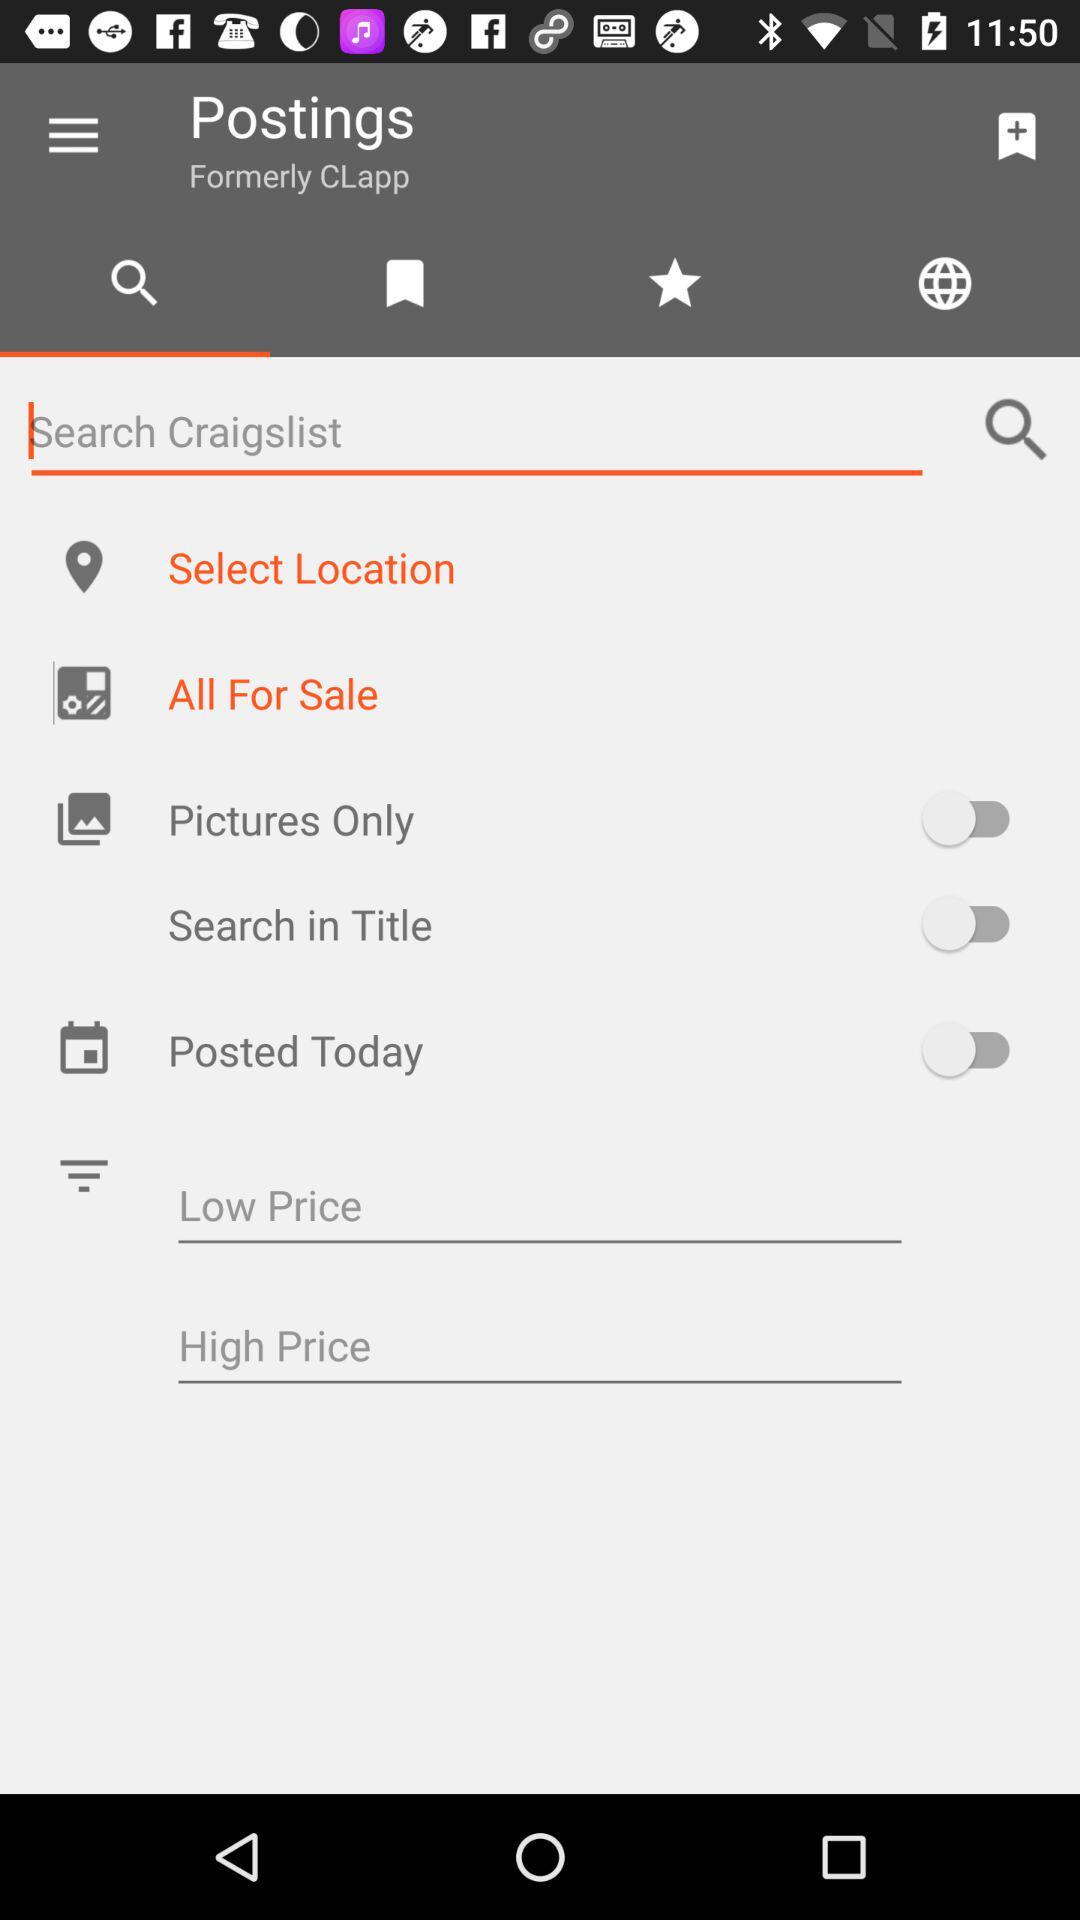 The width and height of the screenshot is (1080, 1920). Describe the element at coordinates (974, 818) in the screenshot. I see `pictures only` at that location.